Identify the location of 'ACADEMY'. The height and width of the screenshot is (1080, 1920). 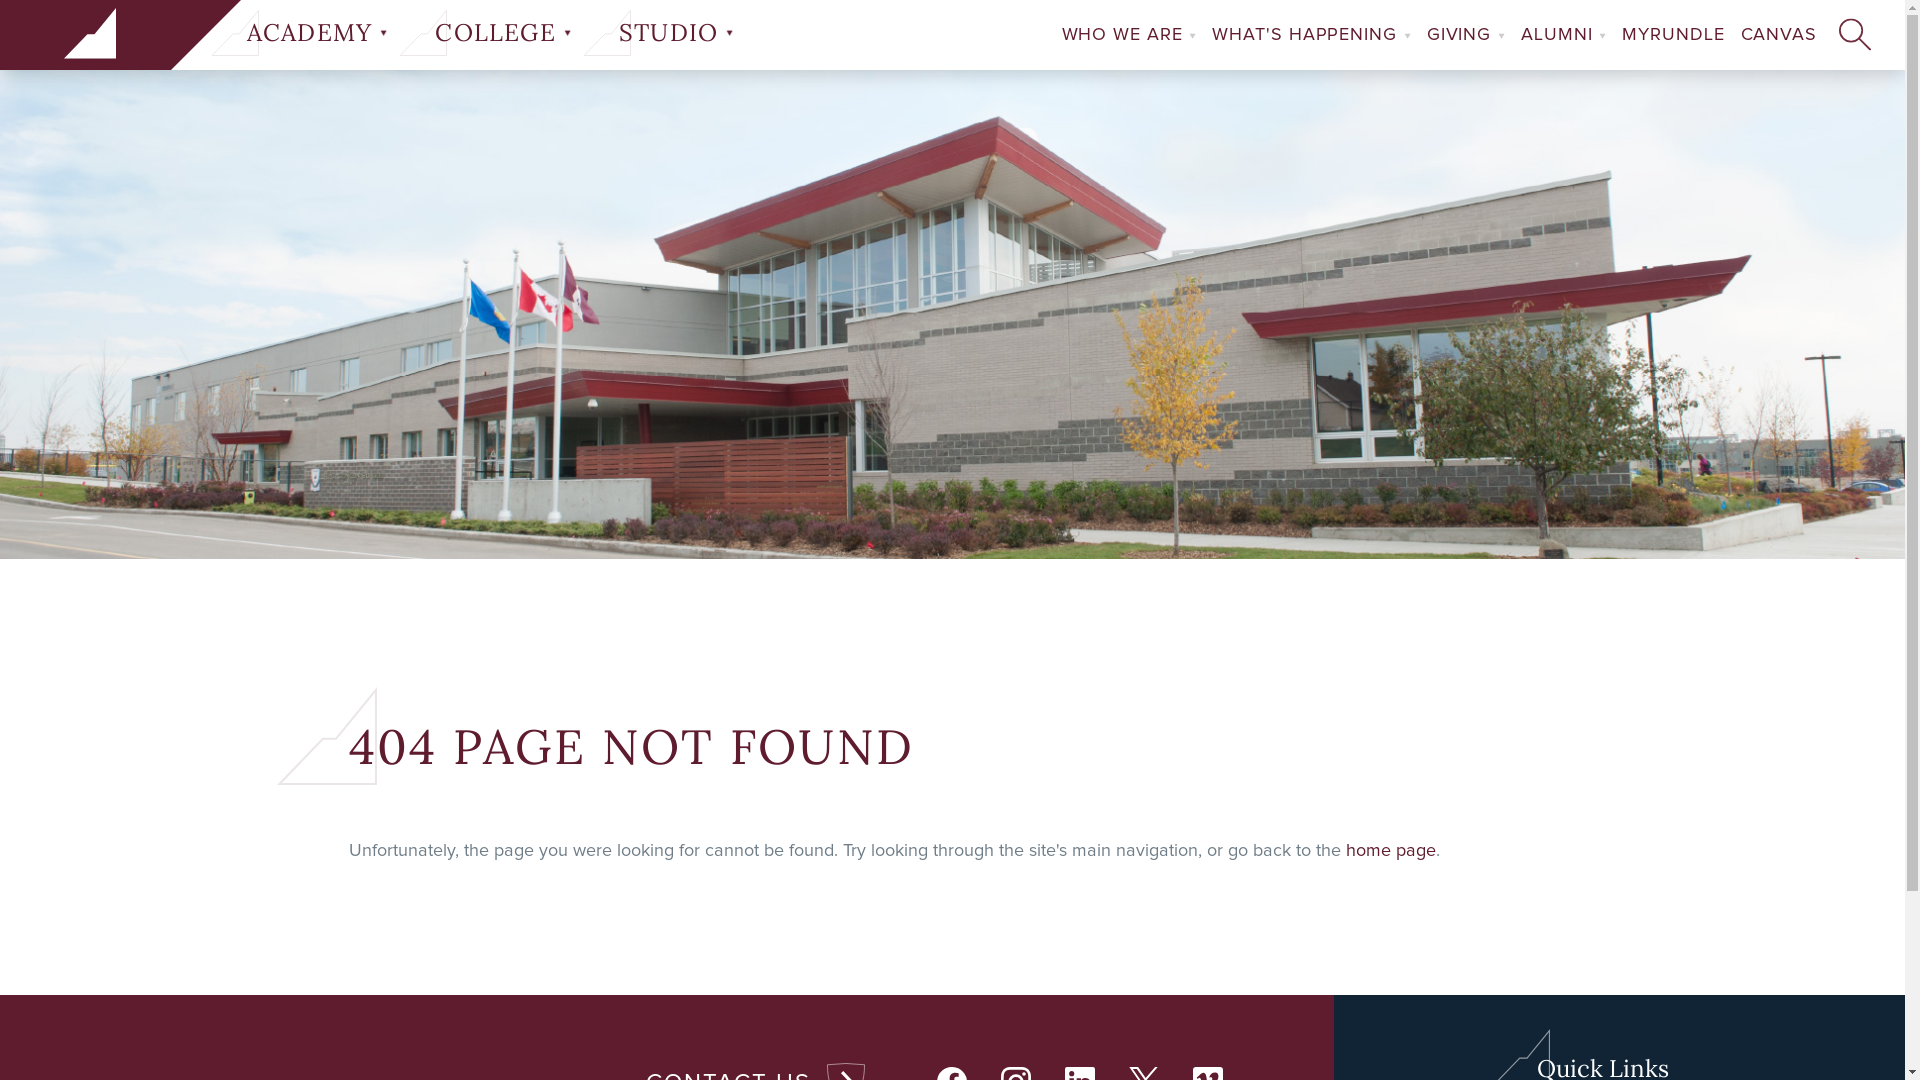
(240, 33).